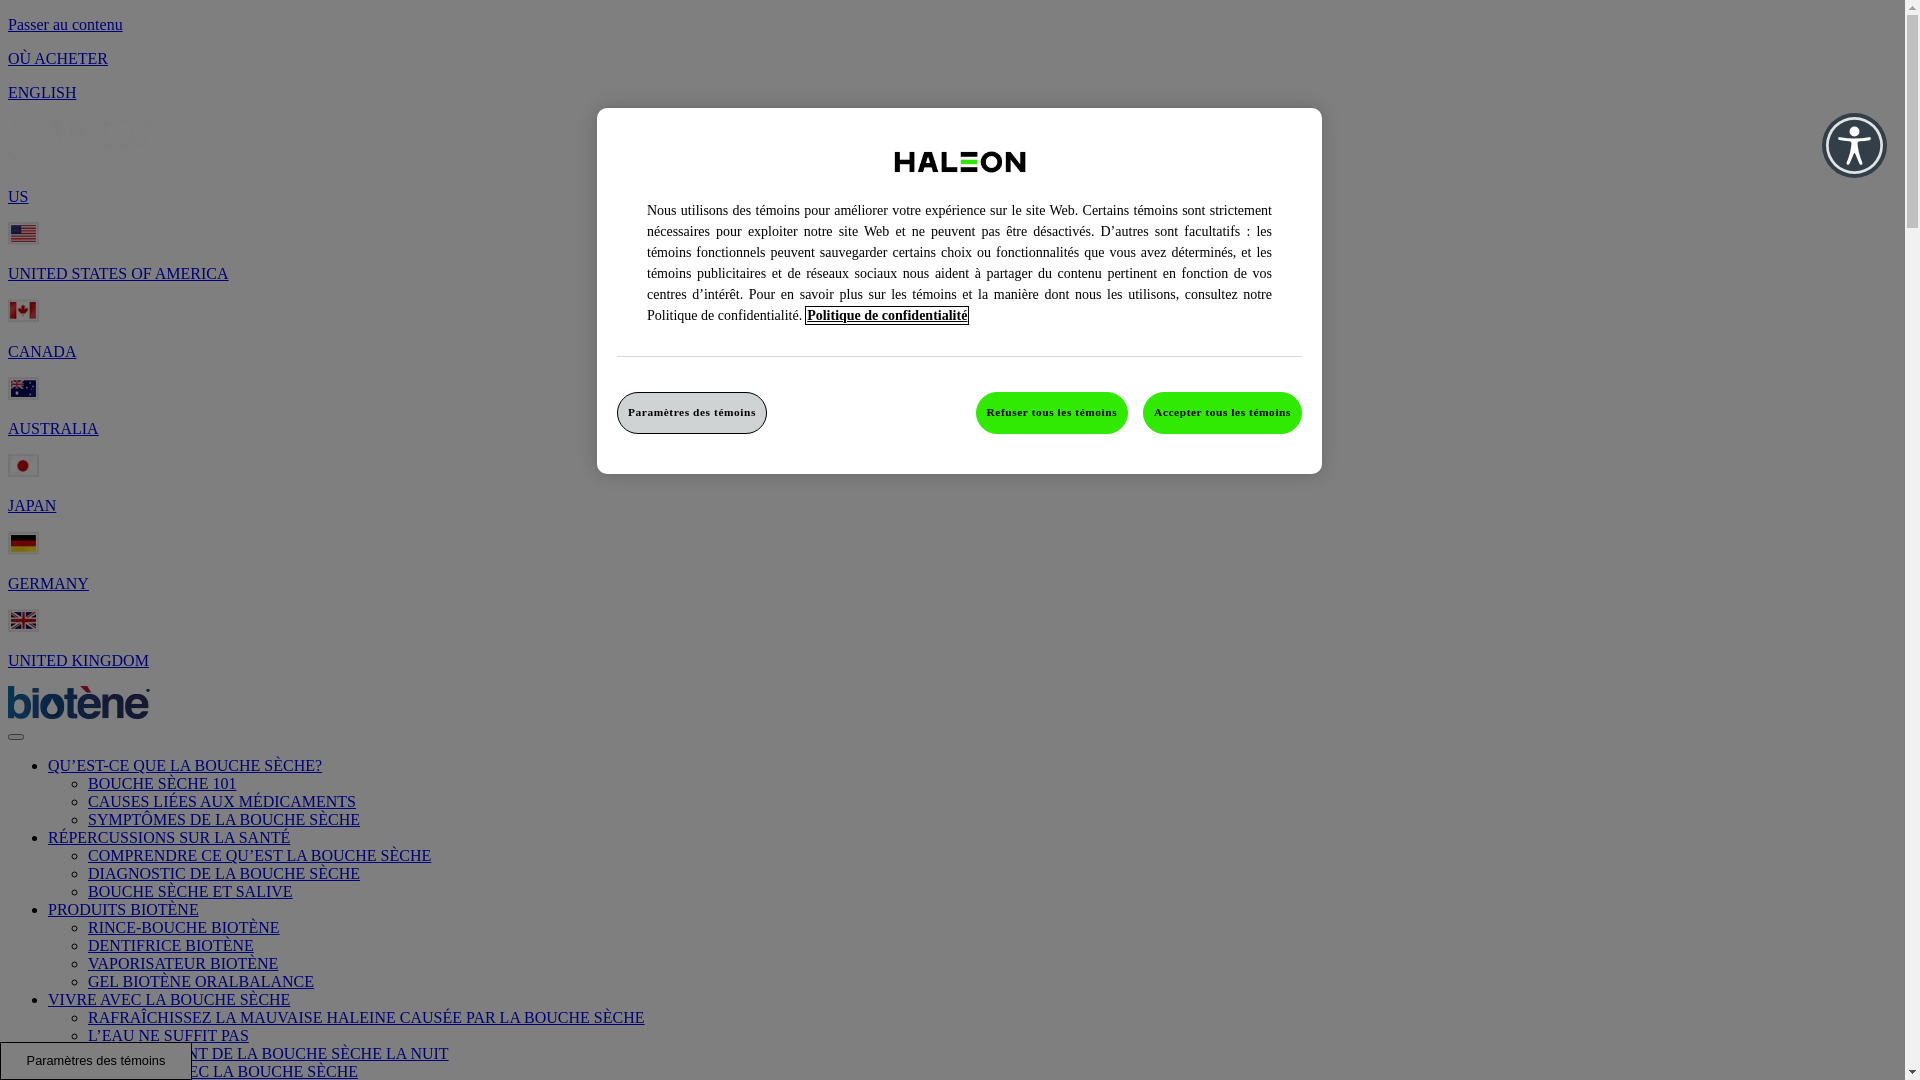  Describe the element at coordinates (8, 427) in the screenshot. I see `'AUSTRALIA'` at that location.